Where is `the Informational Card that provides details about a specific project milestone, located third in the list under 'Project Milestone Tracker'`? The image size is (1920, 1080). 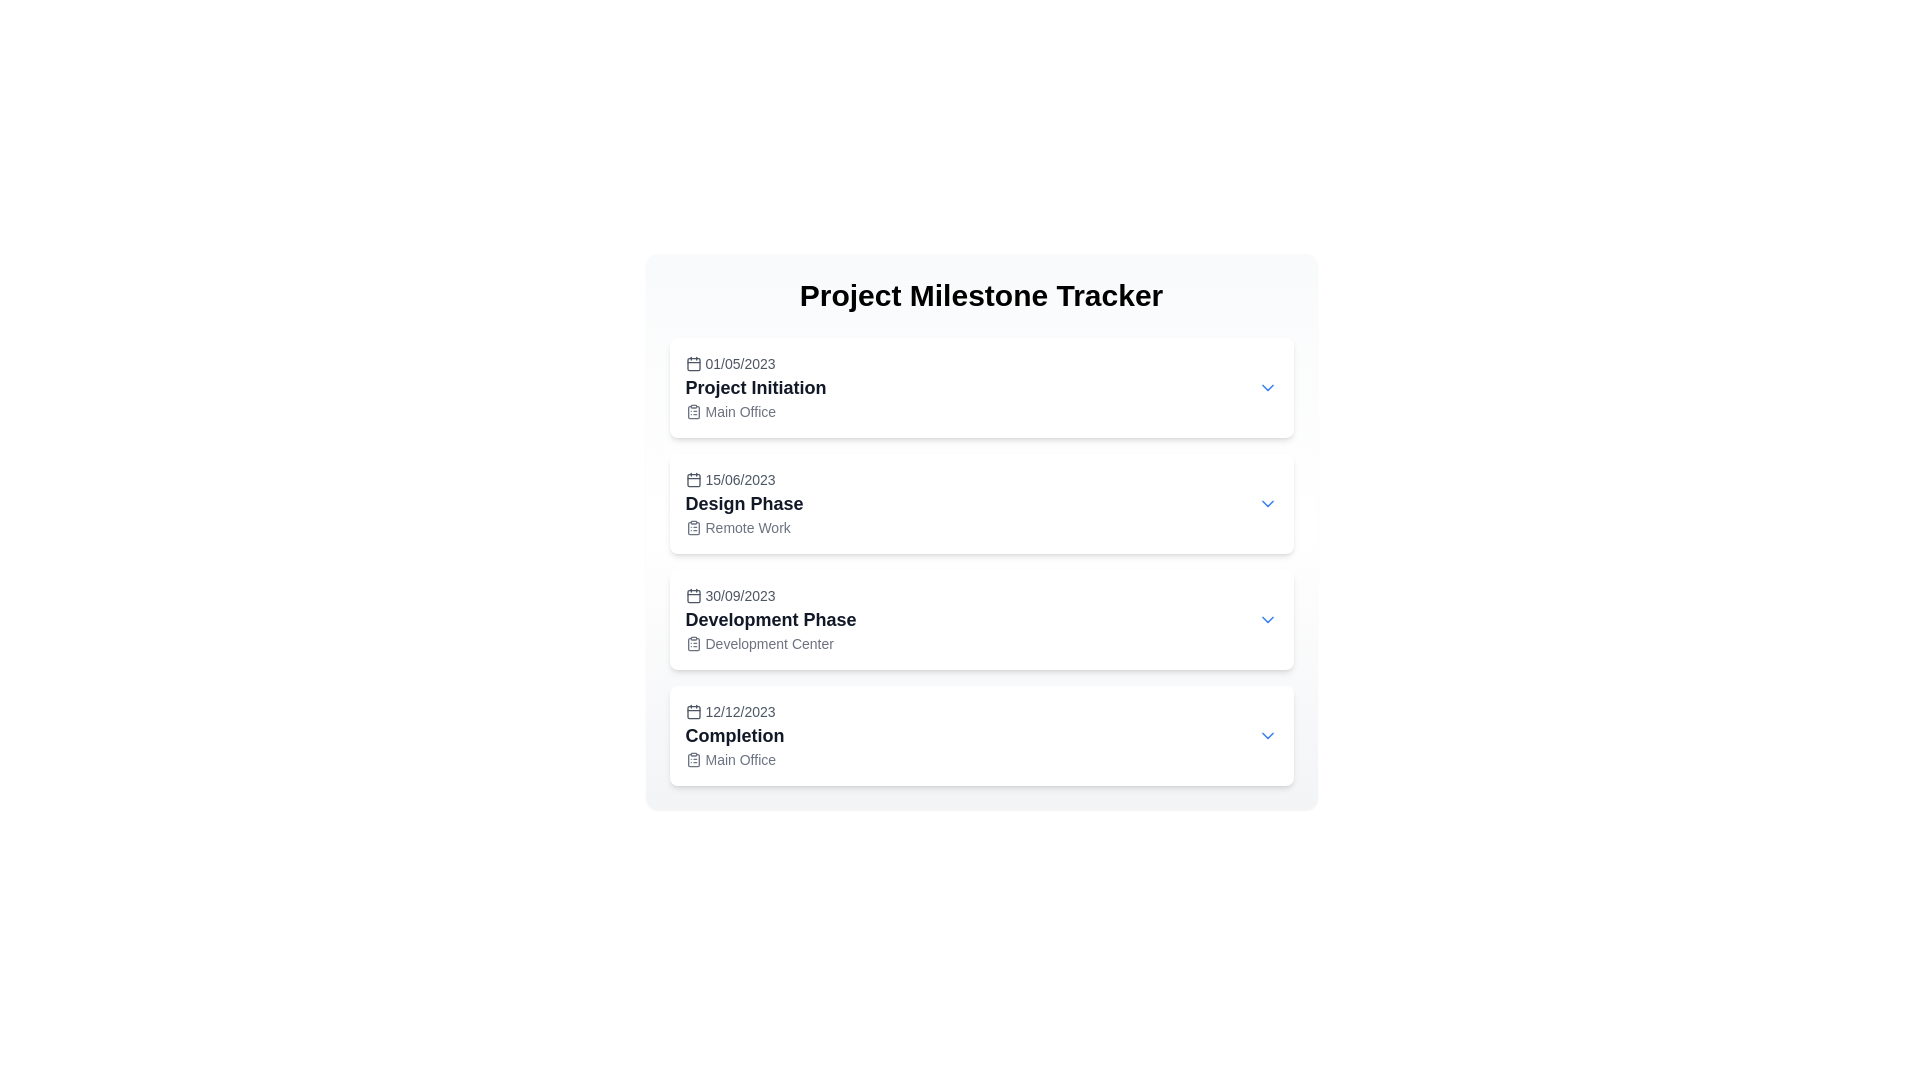
the Informational Card that provides details about a specific project milestone, located third in the list under 'Project Milestone Tracker' is located at coordinates (981, 619).